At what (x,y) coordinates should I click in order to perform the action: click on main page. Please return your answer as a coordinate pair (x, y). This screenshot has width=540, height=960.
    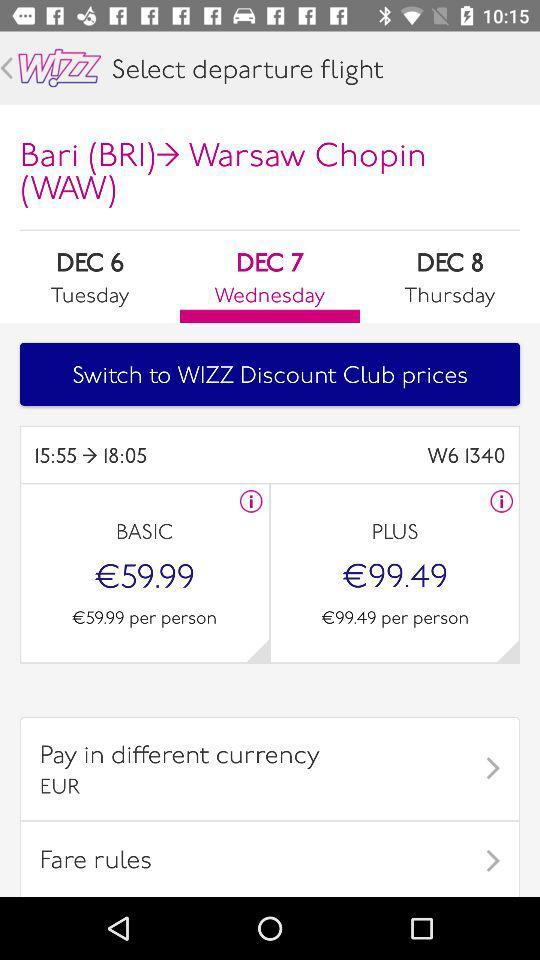
    Looking at the image, I should click on (59, 68).